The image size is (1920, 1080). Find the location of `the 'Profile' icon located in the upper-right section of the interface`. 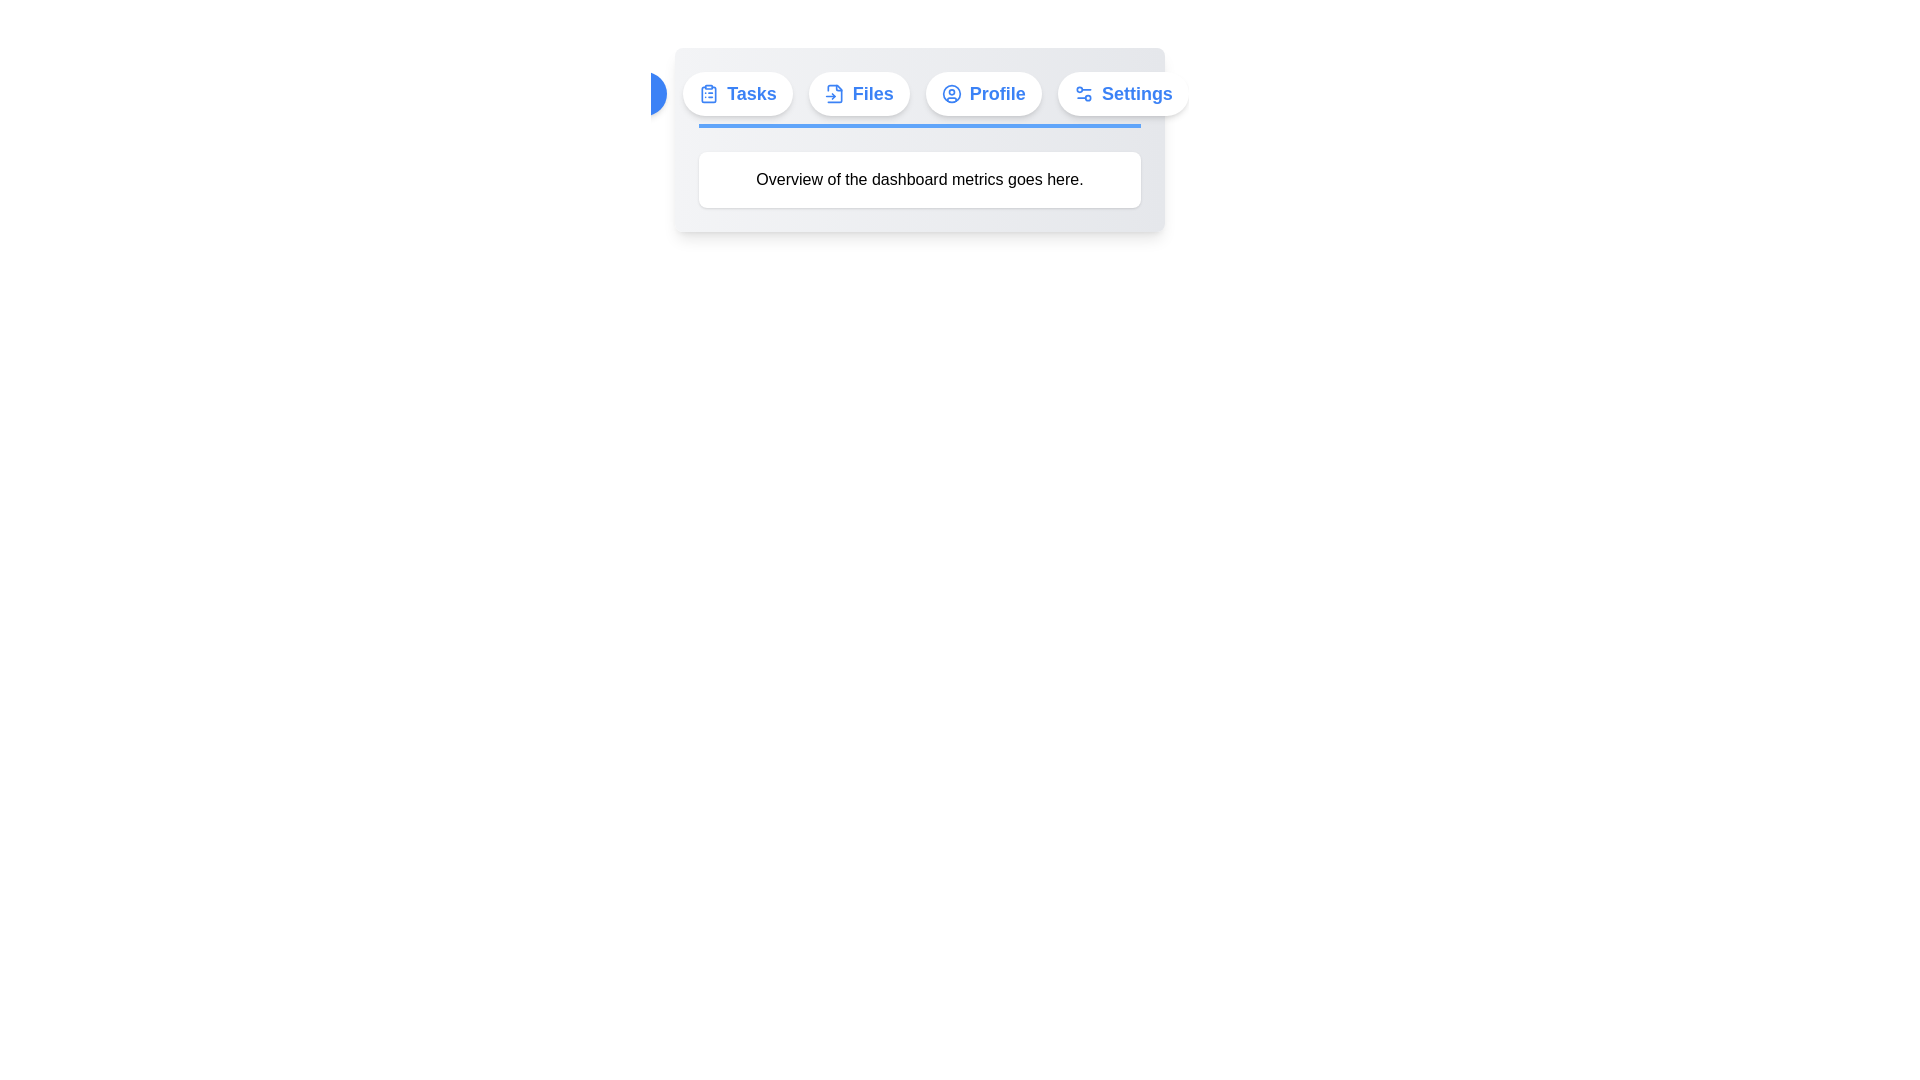

the 'Profile' icon located in the upper-right section of the interface is located at coordinates (950, 93).